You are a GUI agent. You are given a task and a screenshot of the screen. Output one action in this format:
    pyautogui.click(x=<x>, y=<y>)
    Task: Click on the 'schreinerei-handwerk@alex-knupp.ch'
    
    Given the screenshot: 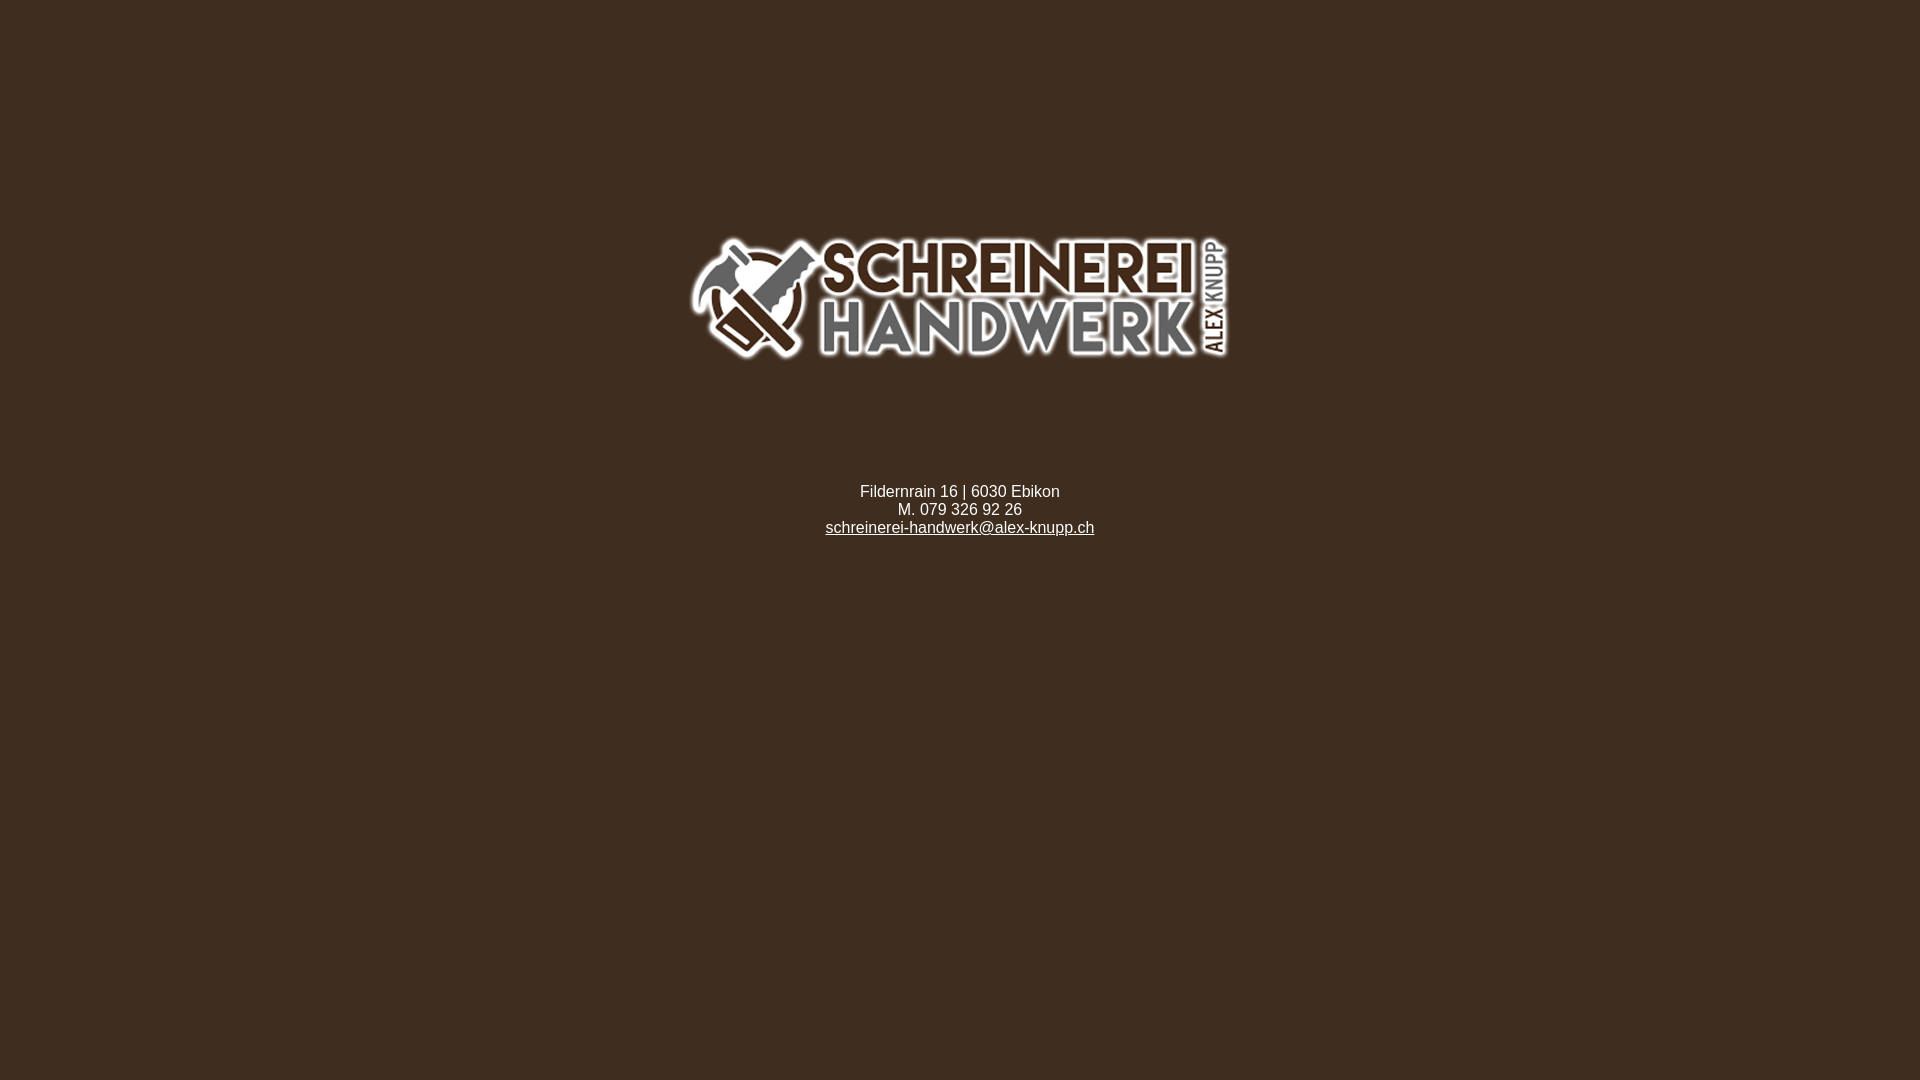 What is the action you would take?
    pyautogui.click(x=960, y=526)
    